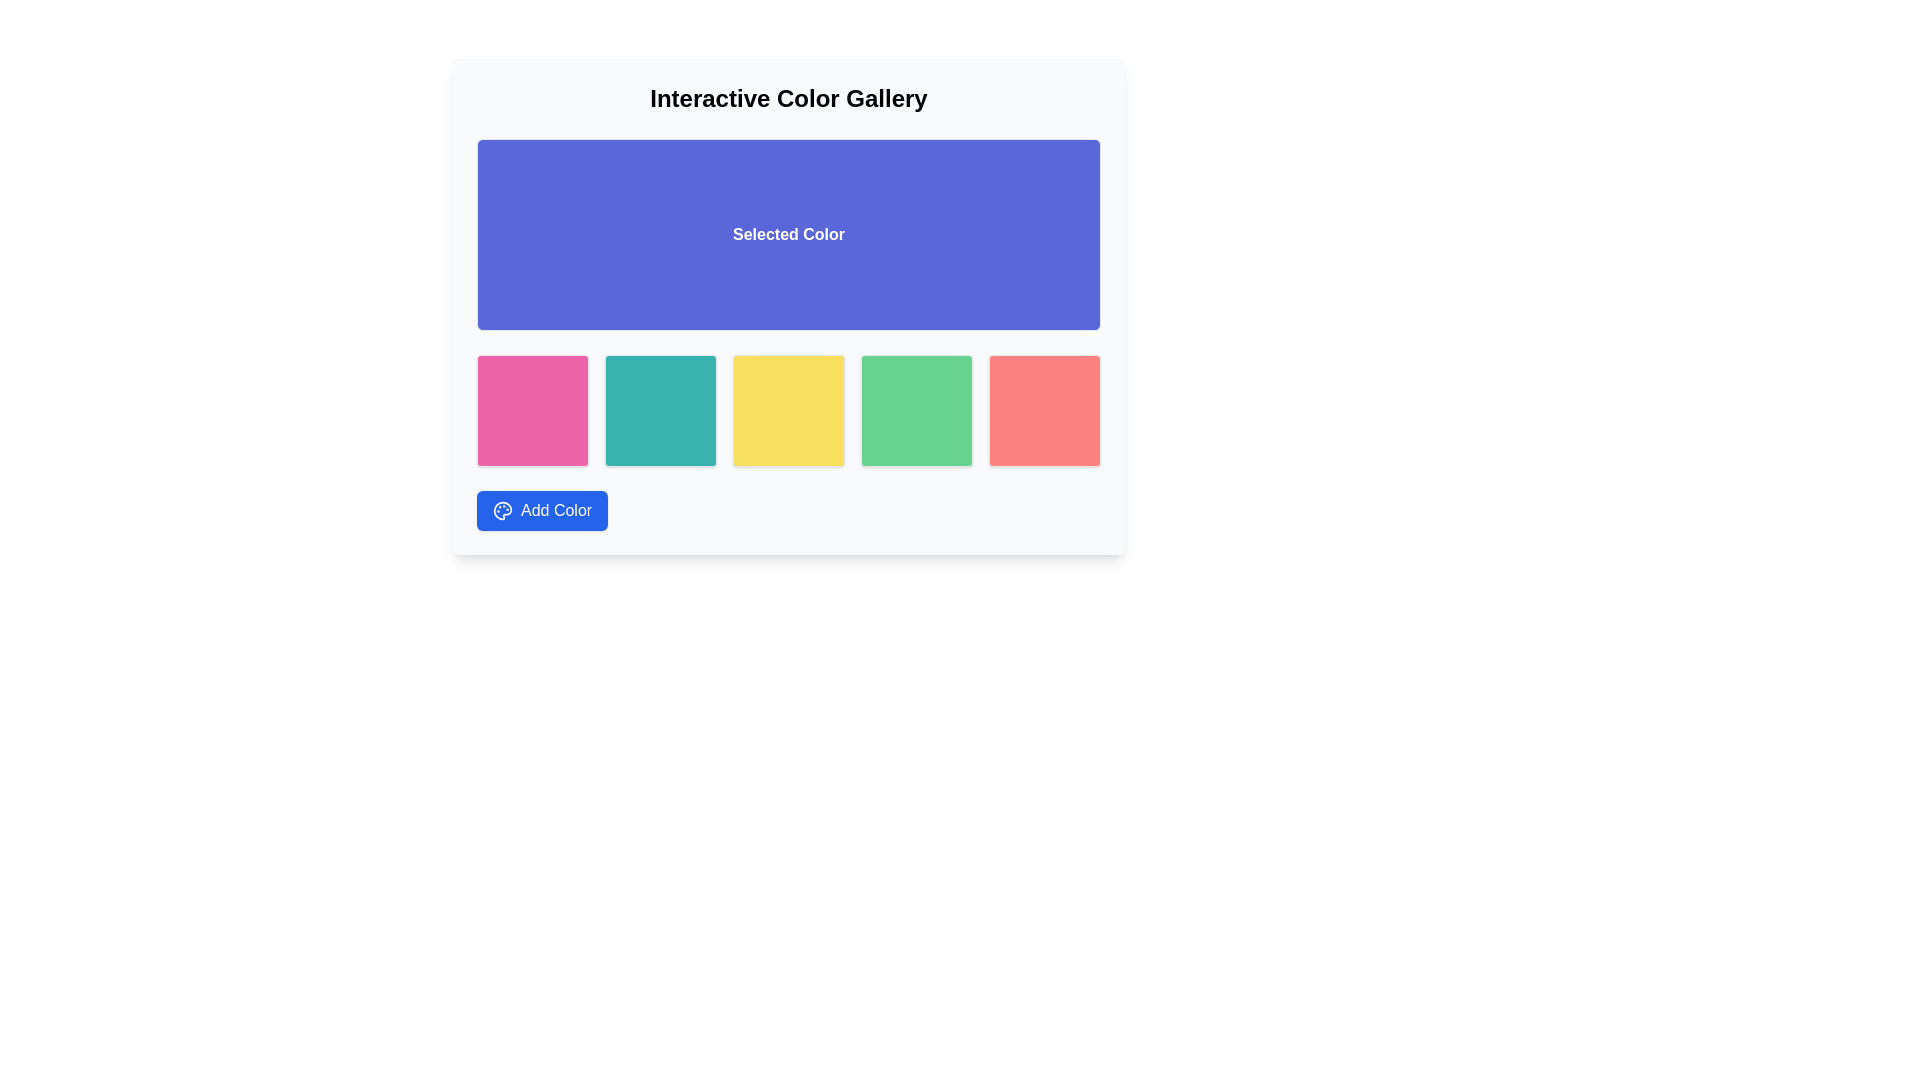 This screenshot has width=1920, height=1080. What do you see at coordinates (503, 509) in the screenshot?
I see `the palette icon with a circular shape and blue background, which is located within the 'Add Color' button at the bottom-left corner of the interface` at bounding box center [503, 509].